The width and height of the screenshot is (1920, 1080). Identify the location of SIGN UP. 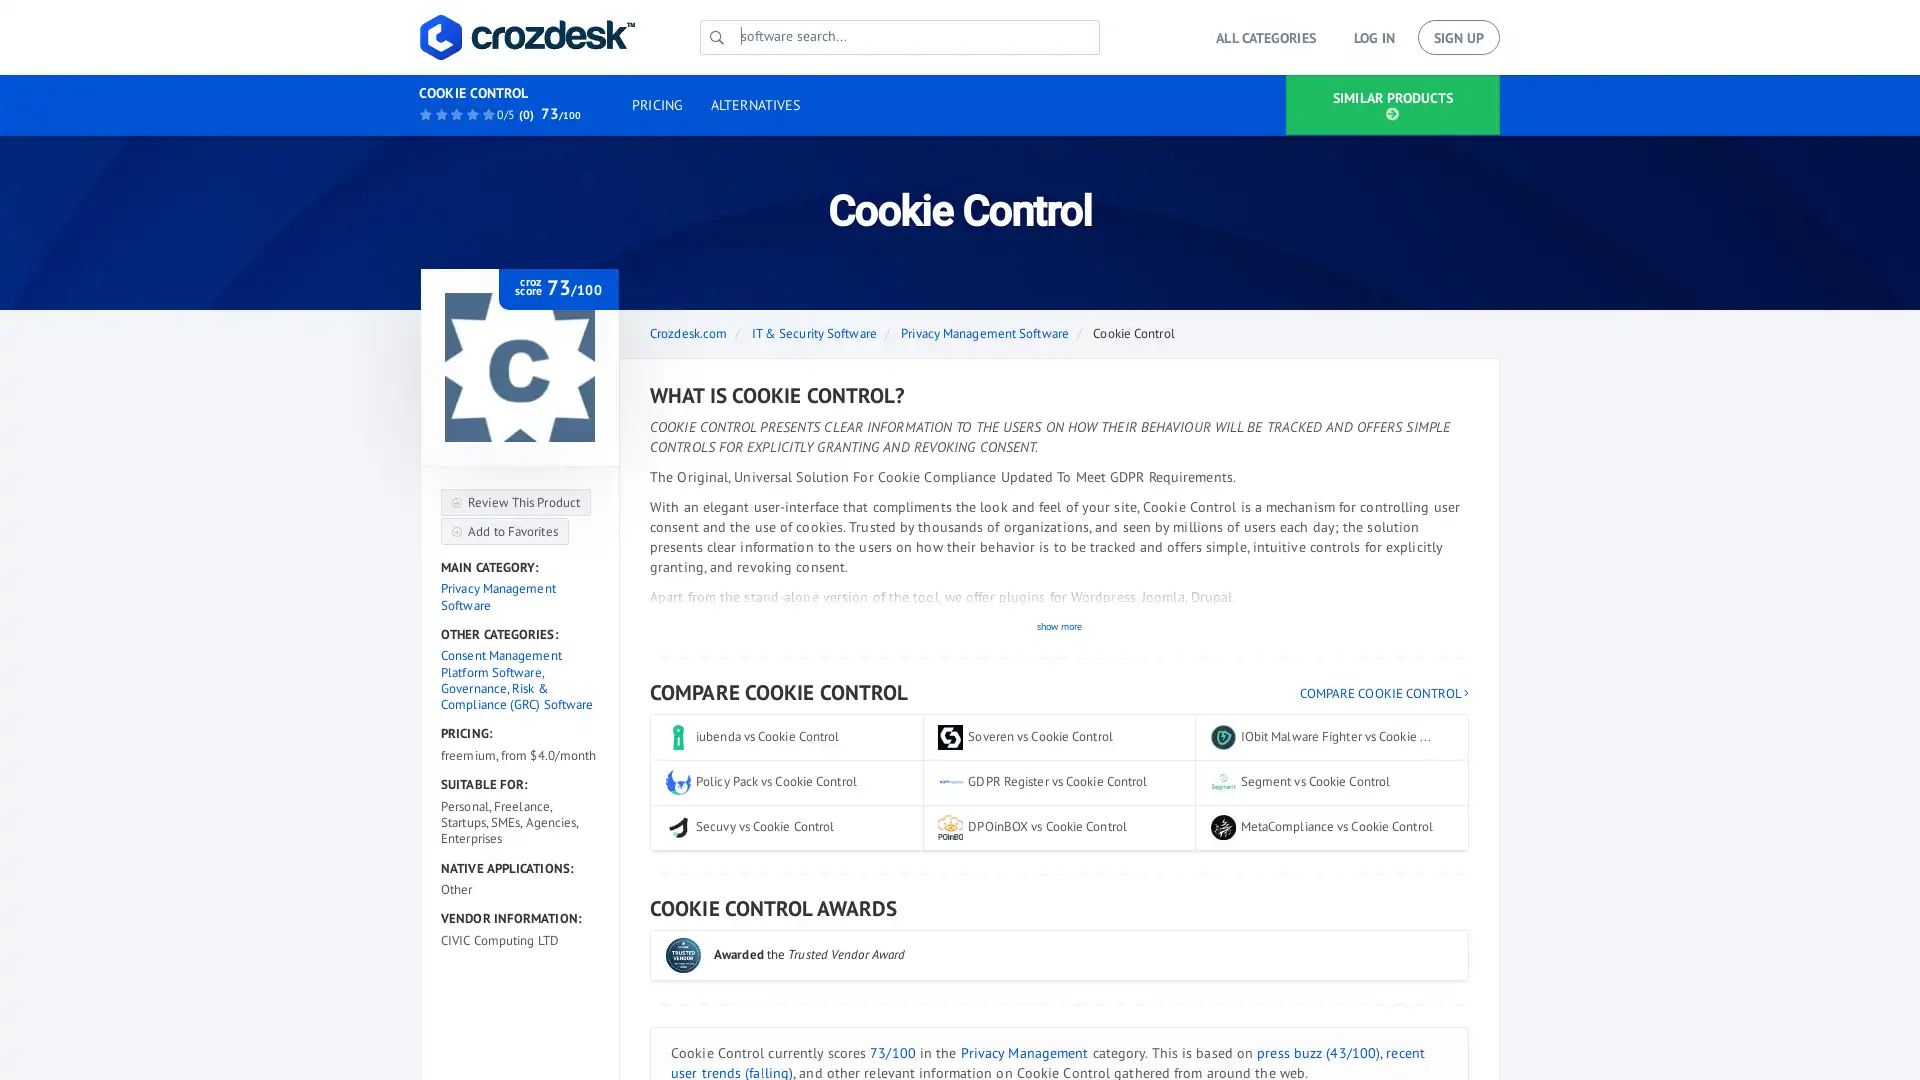
(1459, 37).